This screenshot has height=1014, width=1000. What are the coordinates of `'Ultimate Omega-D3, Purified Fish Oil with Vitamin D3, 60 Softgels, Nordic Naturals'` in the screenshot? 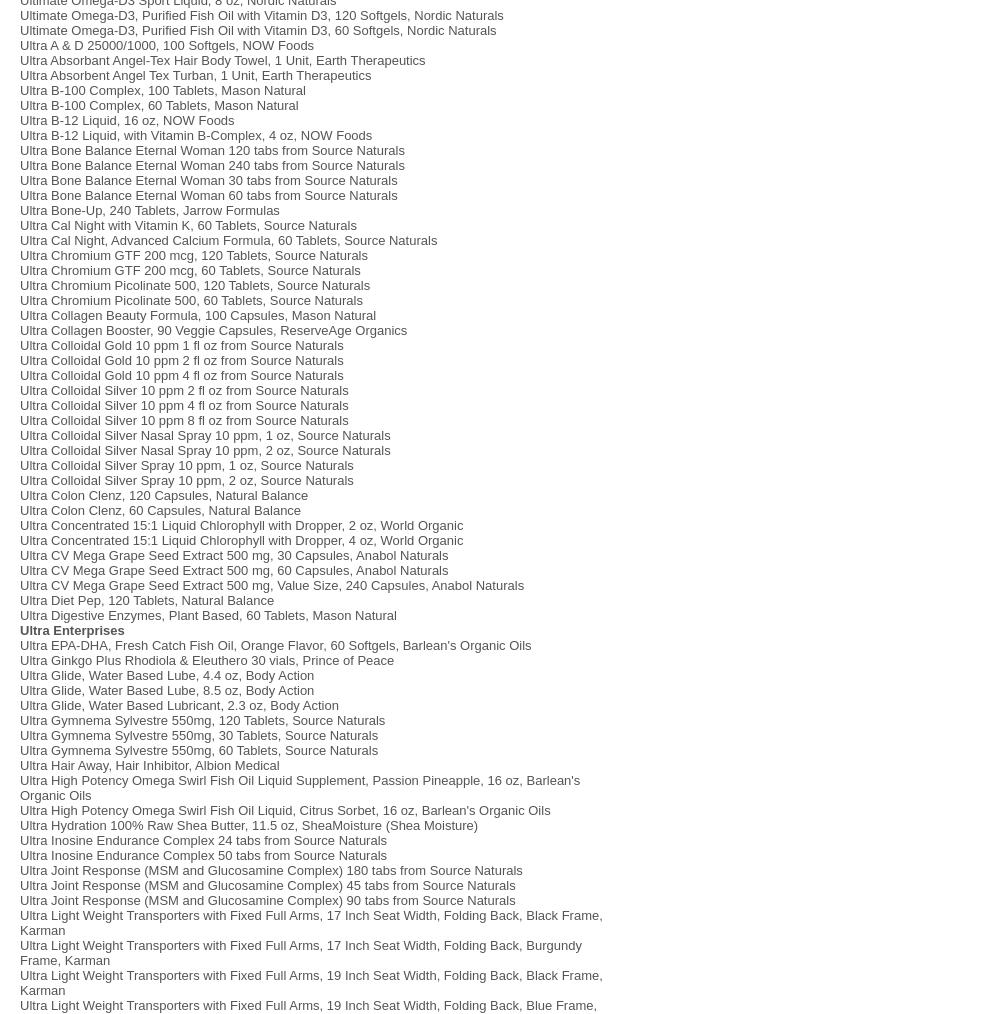 It's located at (258, 29).